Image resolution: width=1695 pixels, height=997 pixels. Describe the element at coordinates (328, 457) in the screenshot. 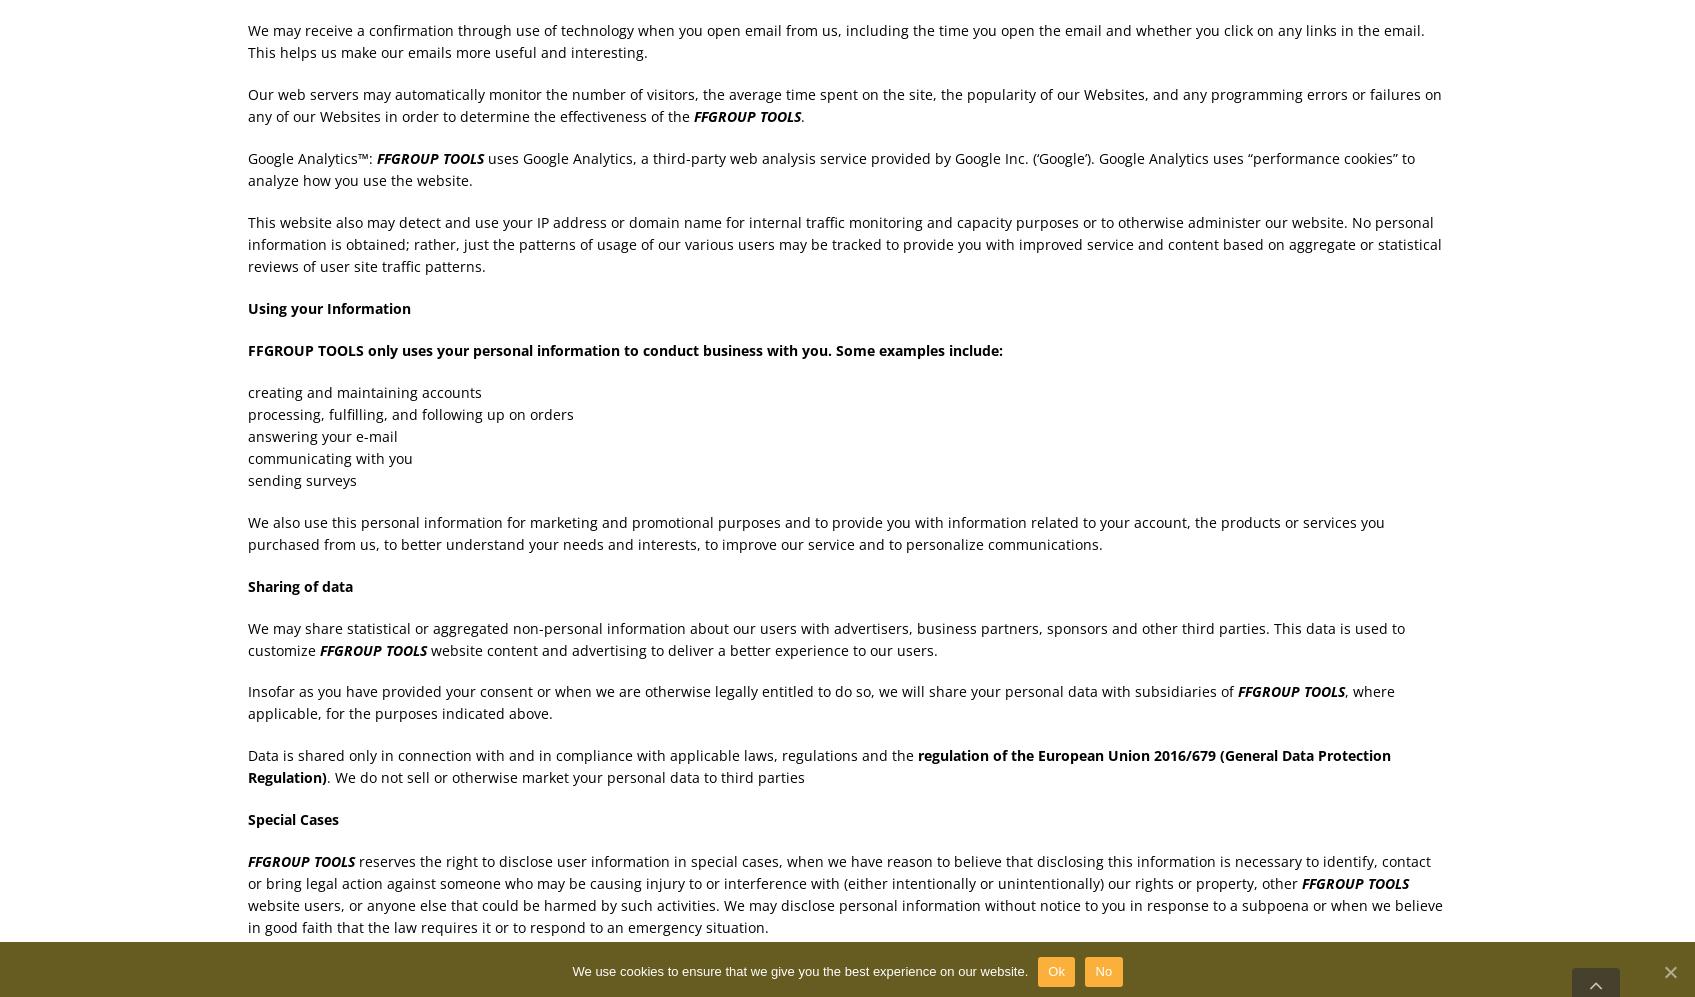

I see `'communicating with you'` at that location.